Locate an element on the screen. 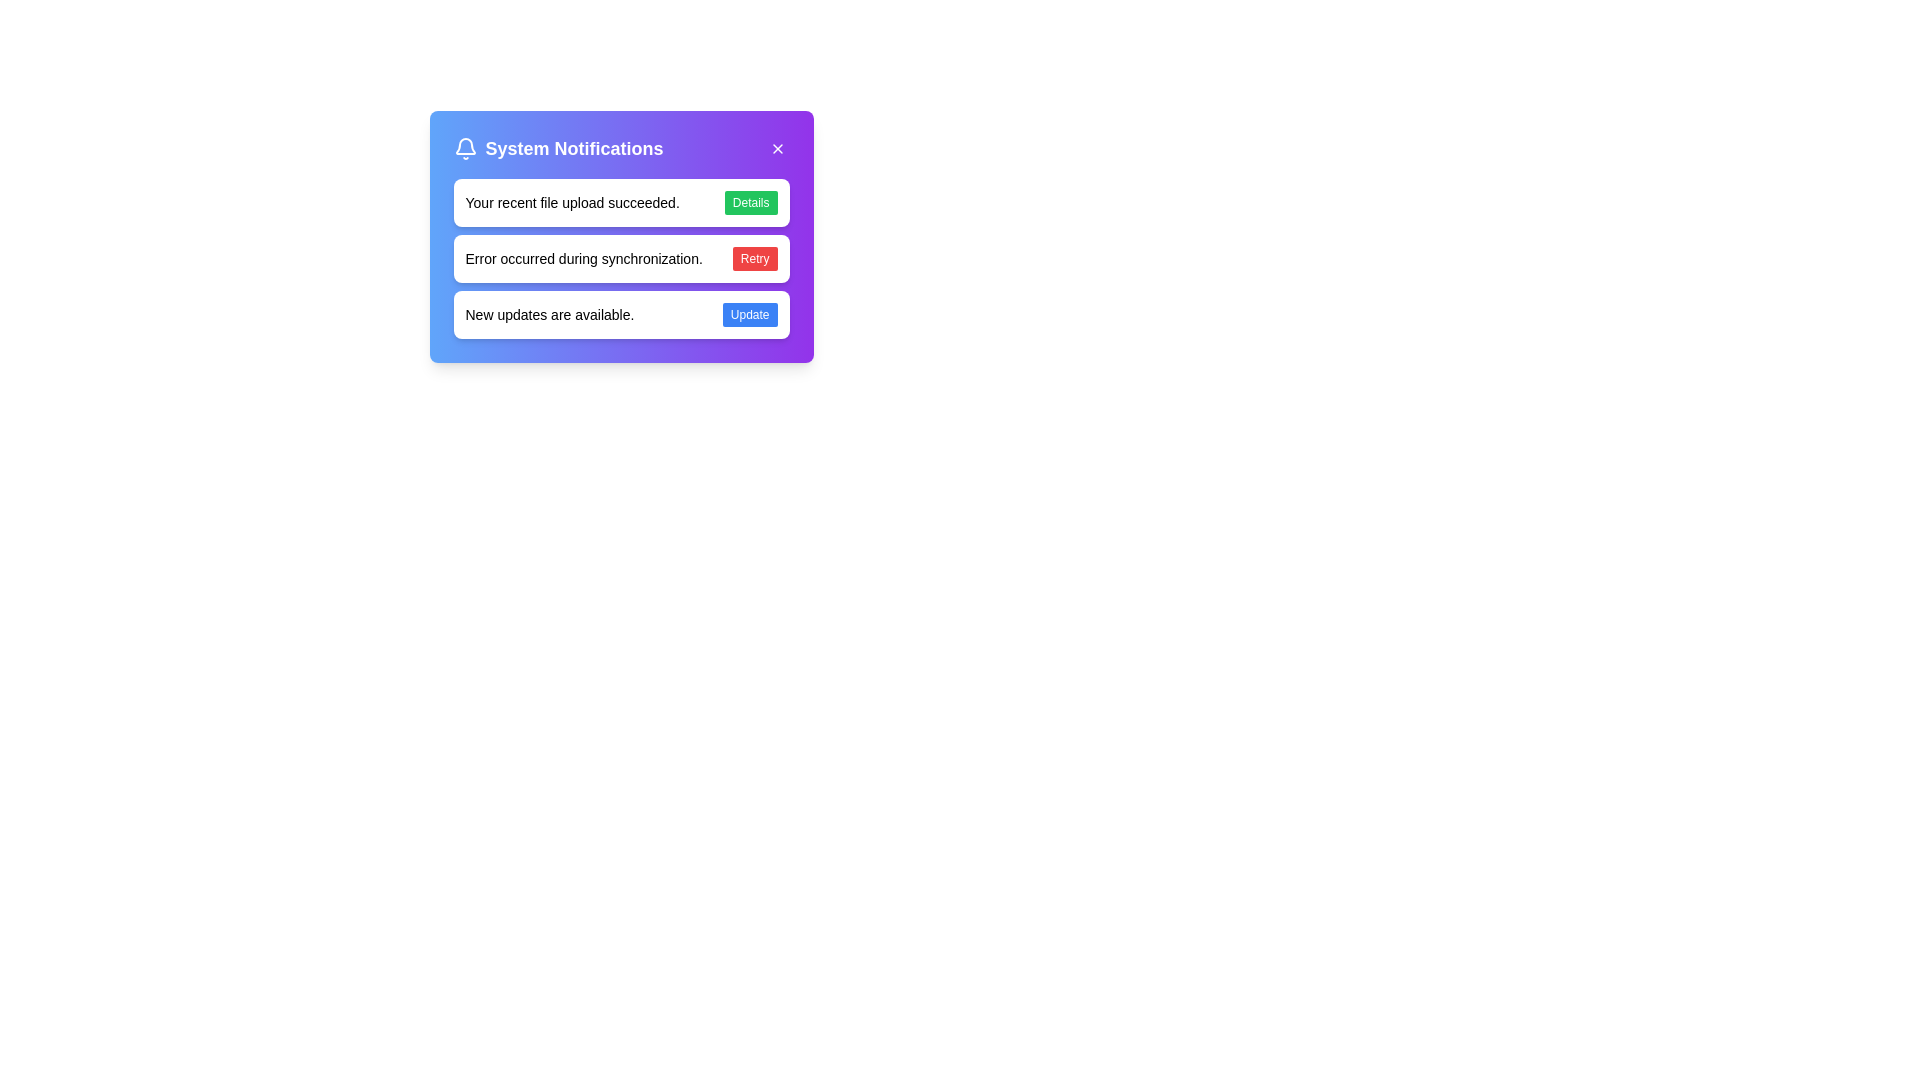 This screenshot has height=1080, width=1920. the lower section of the bell icon representing notifications in the 'System Notifications' dialog box is located at coordinates (464, 145).